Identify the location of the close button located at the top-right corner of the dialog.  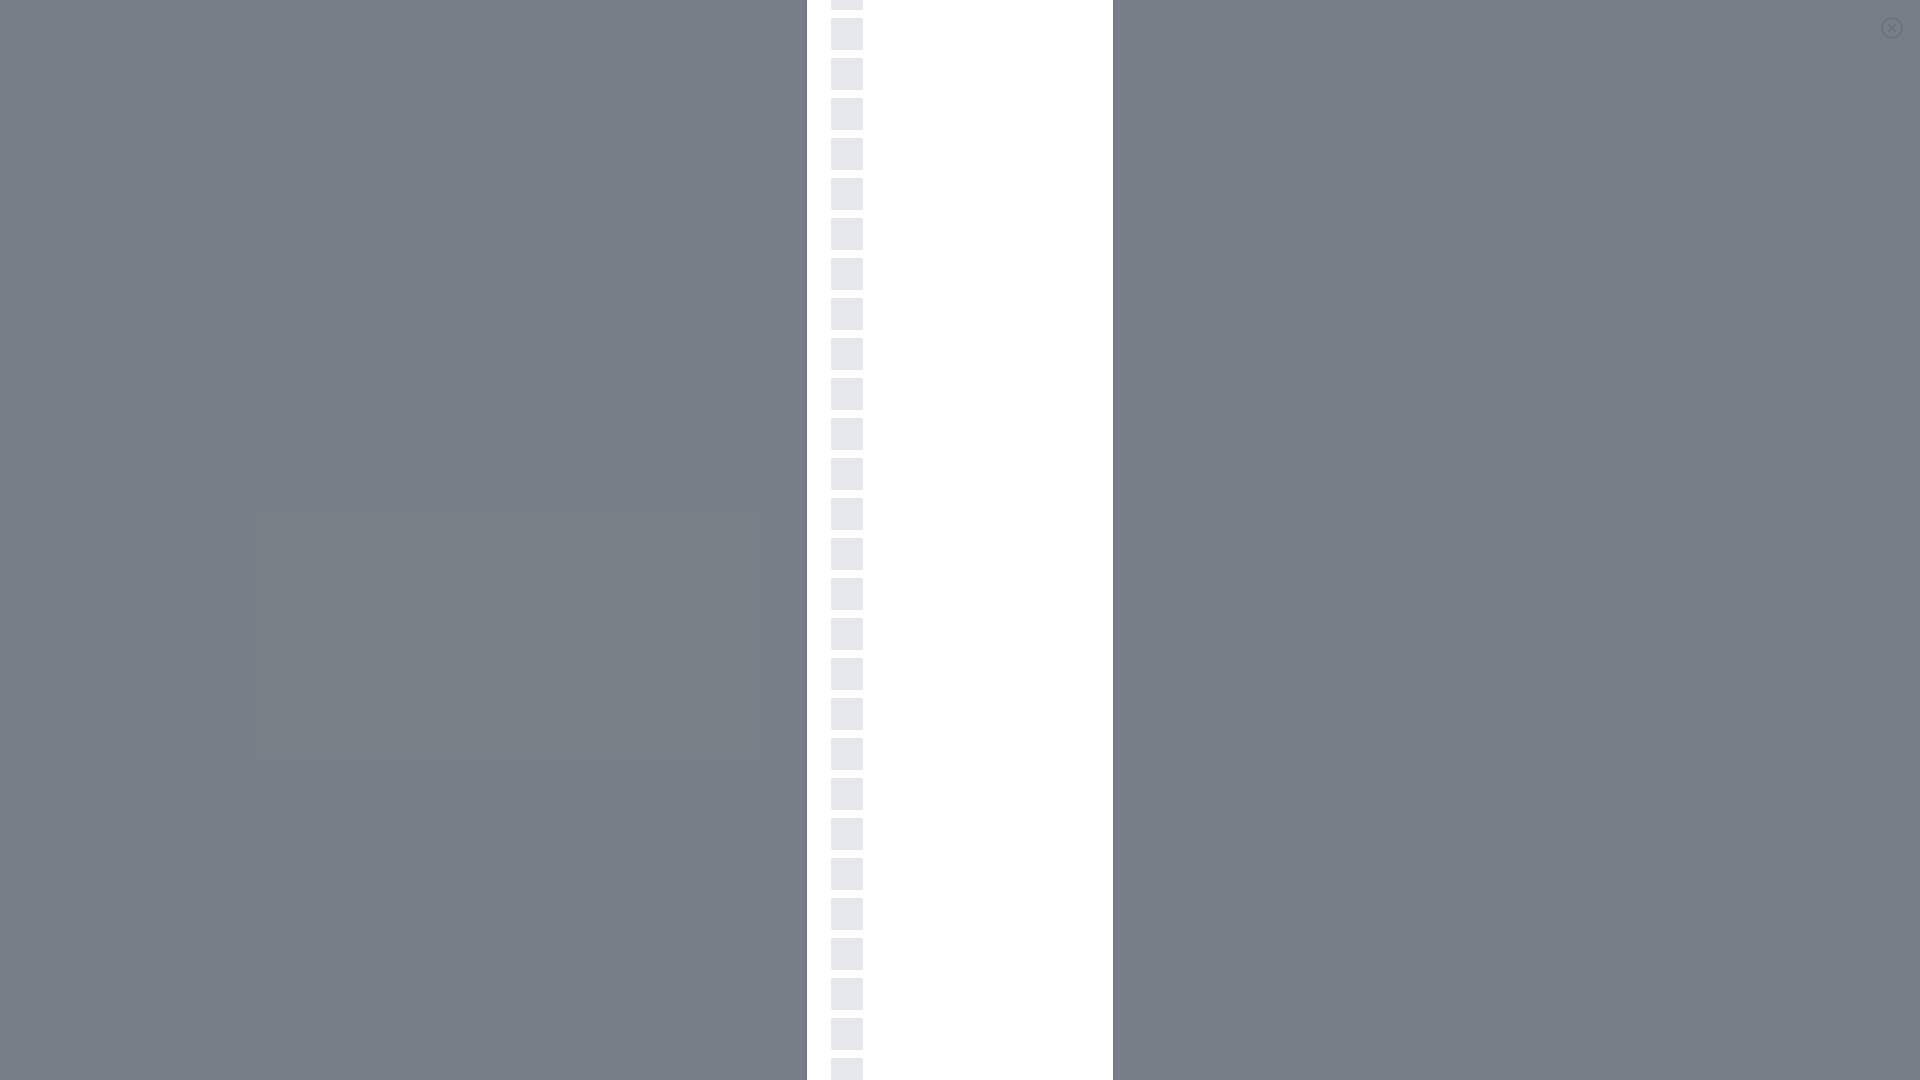
(1890, 27).